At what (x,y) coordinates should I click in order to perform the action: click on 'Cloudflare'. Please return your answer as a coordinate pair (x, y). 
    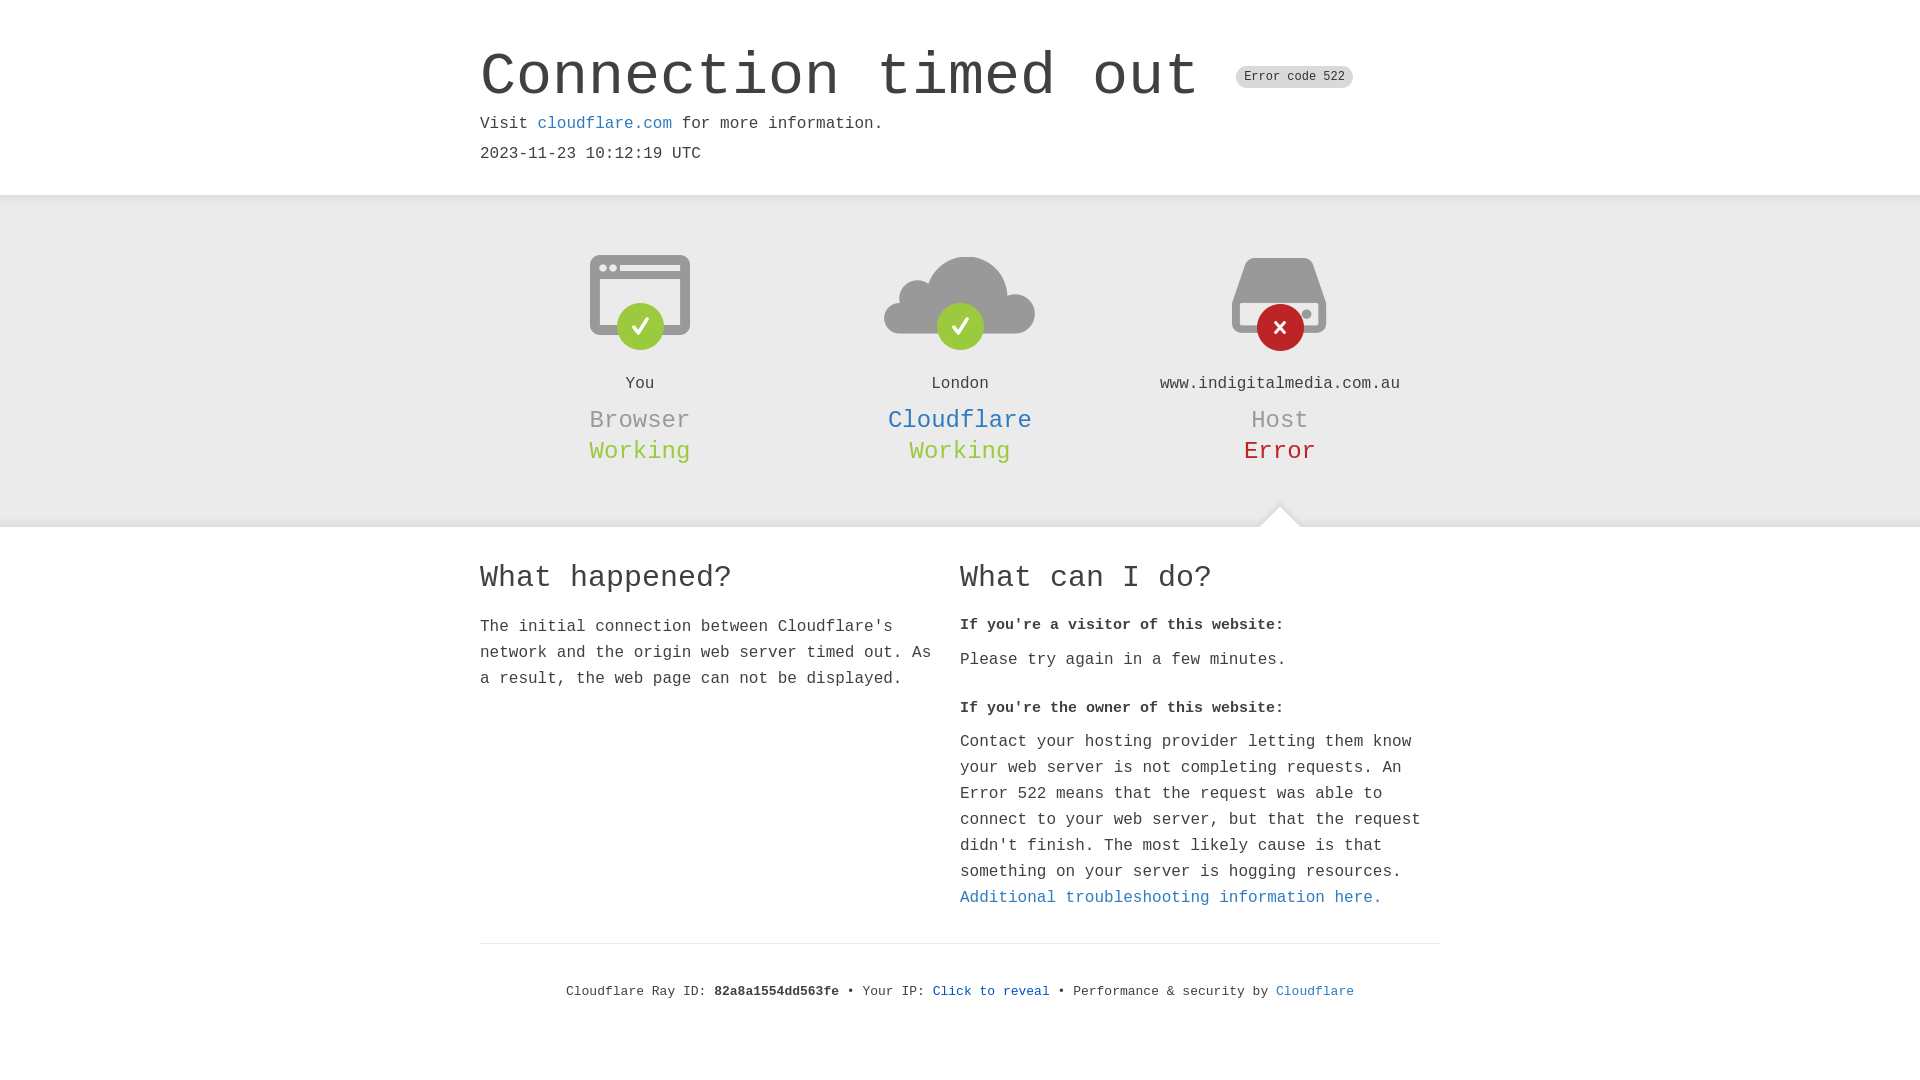
    Looking at the image, I should click on (960, 419).